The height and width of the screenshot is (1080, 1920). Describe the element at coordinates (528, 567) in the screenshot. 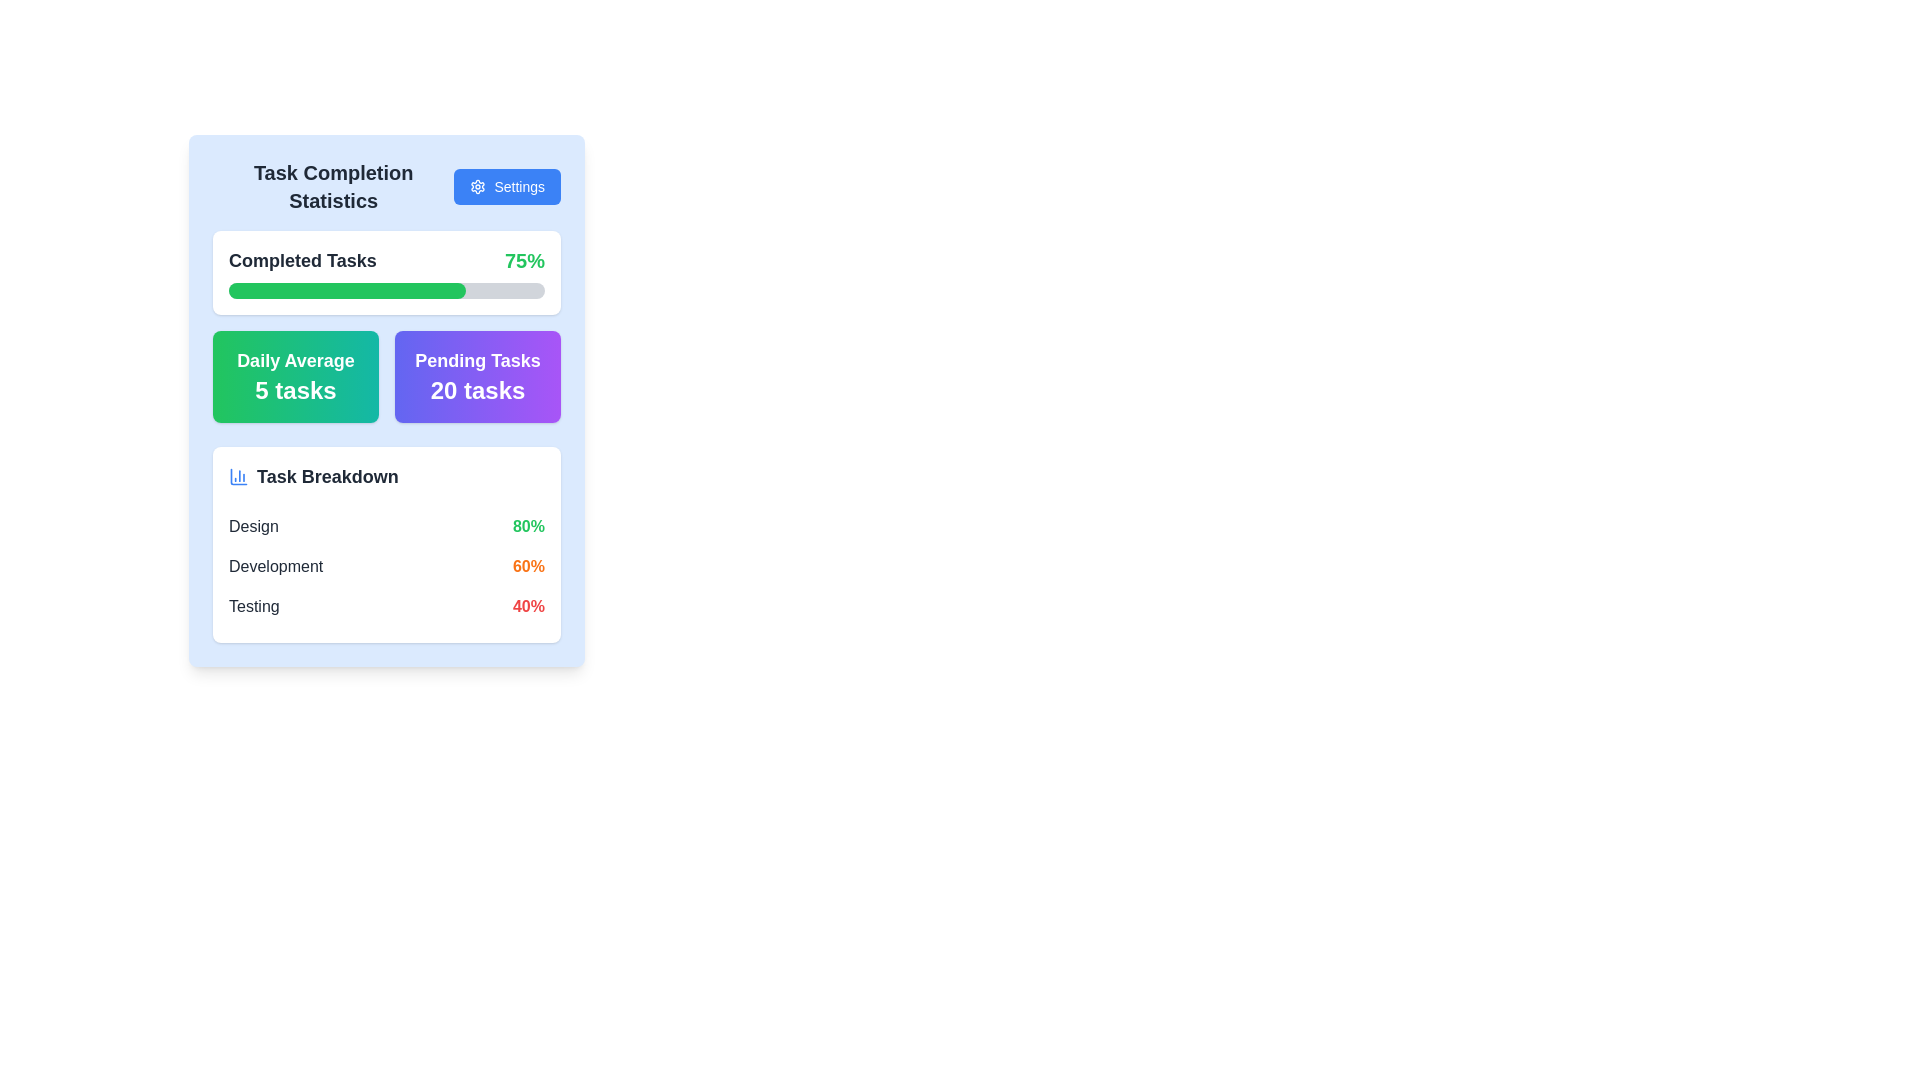

I see `the Static text display showing '60%' in bold orange style, which corresponds to 'Development' in the 'Task Breakdown' section` at that location.